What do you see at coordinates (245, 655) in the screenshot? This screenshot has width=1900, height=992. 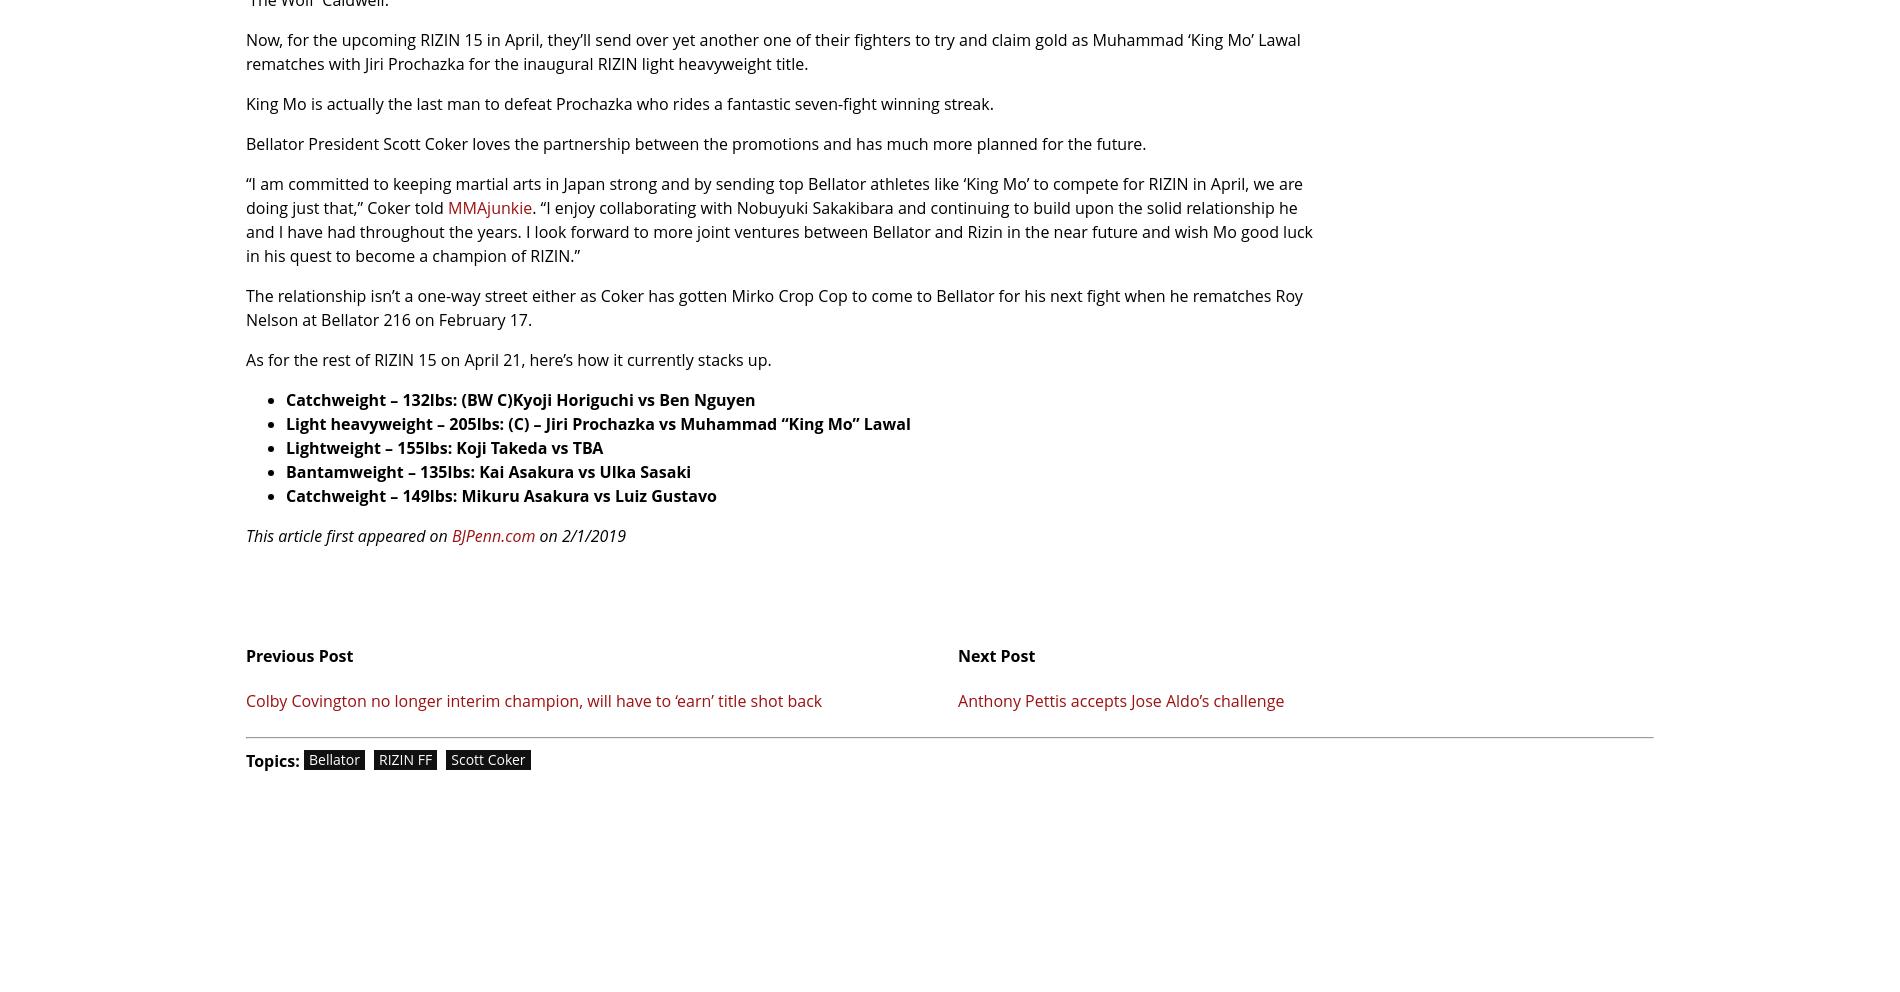 I see `'Previous Post'` at bounding box center [245, 655].